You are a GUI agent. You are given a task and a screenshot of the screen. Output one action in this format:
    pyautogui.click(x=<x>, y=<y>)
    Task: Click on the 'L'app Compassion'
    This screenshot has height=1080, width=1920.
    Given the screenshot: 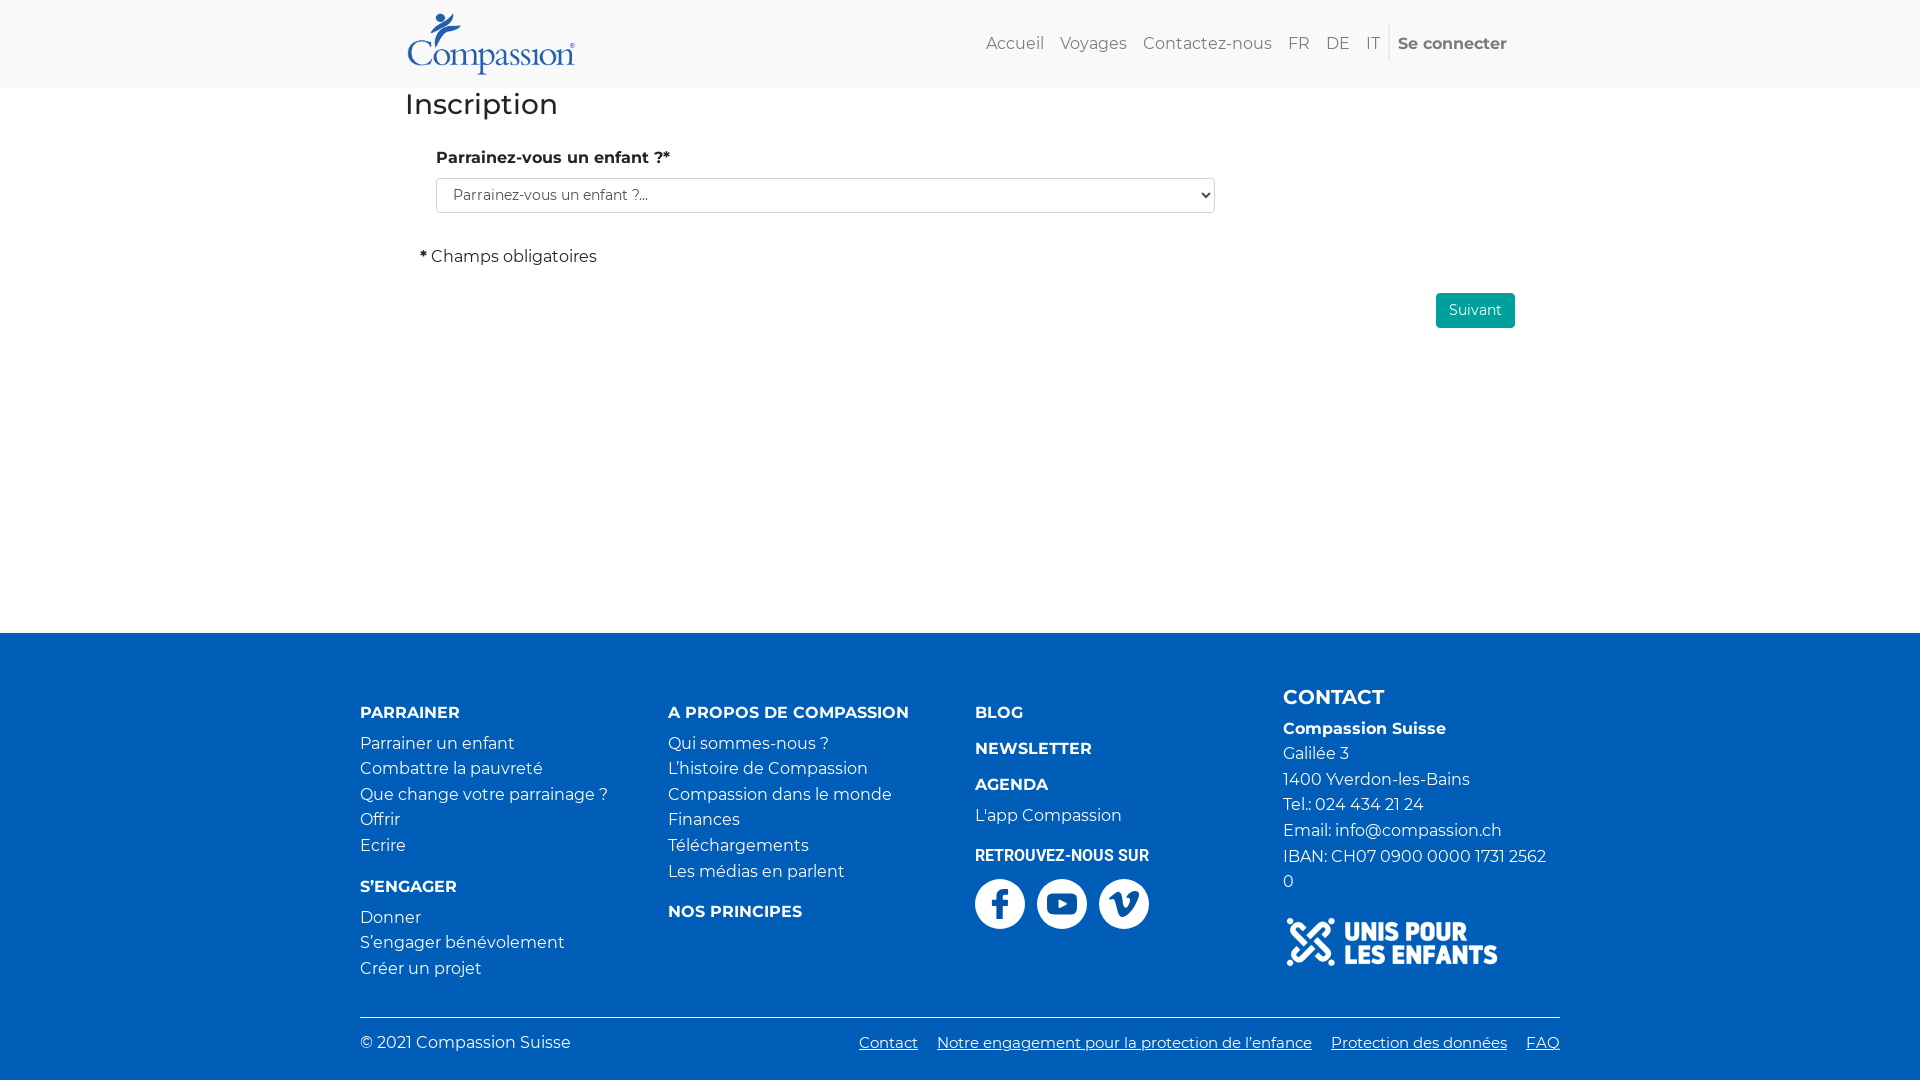 What is the action you would take?
    pyautogui.click(x=974, y=815)
    